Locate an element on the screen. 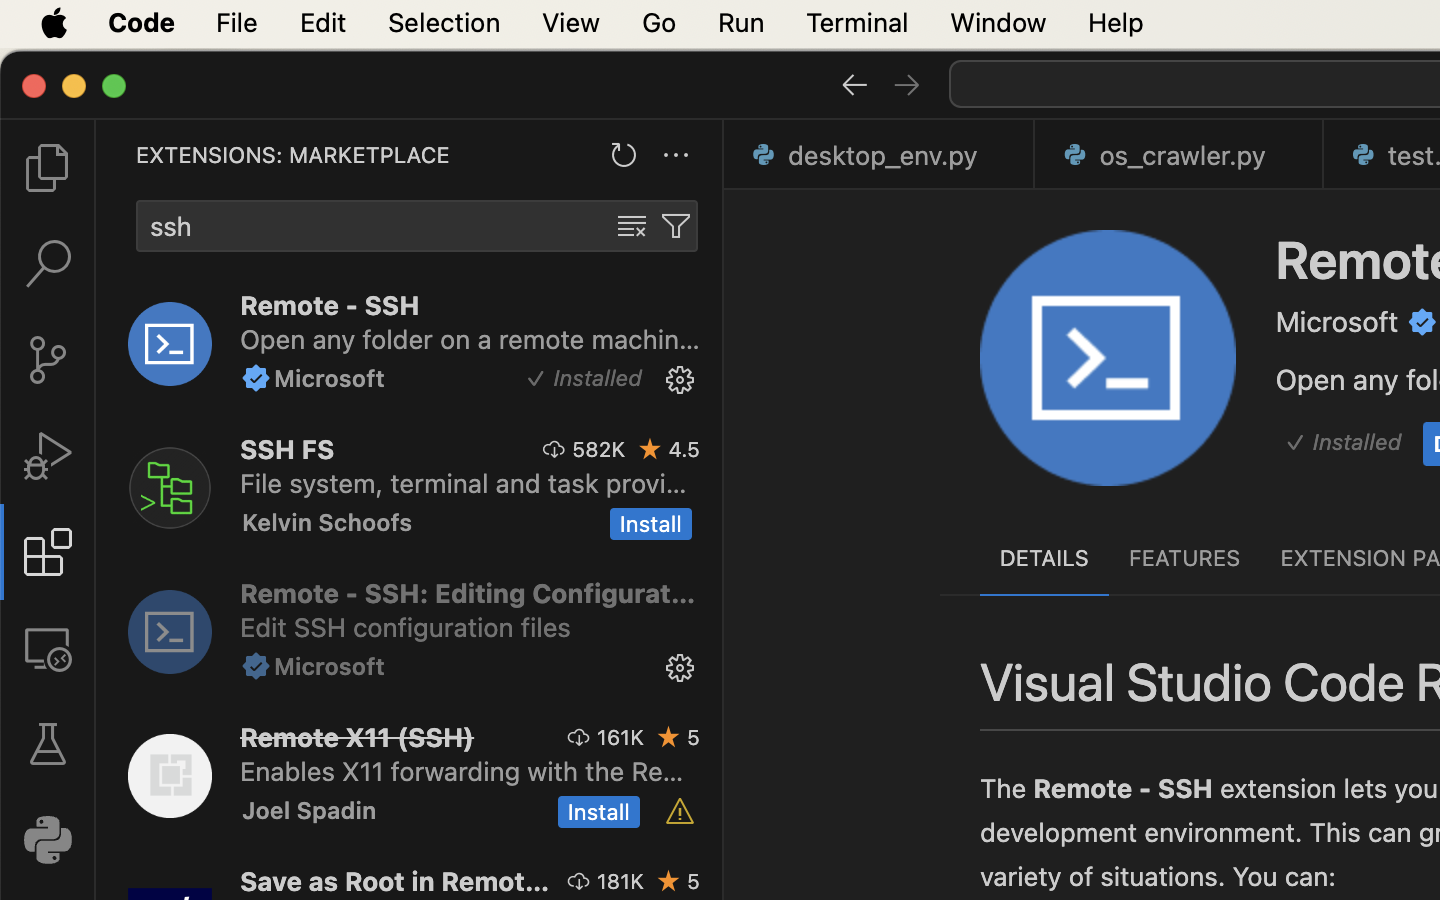 The width and height of the screenshot is (1440, 900). '' is located at coordinates (46, 455).